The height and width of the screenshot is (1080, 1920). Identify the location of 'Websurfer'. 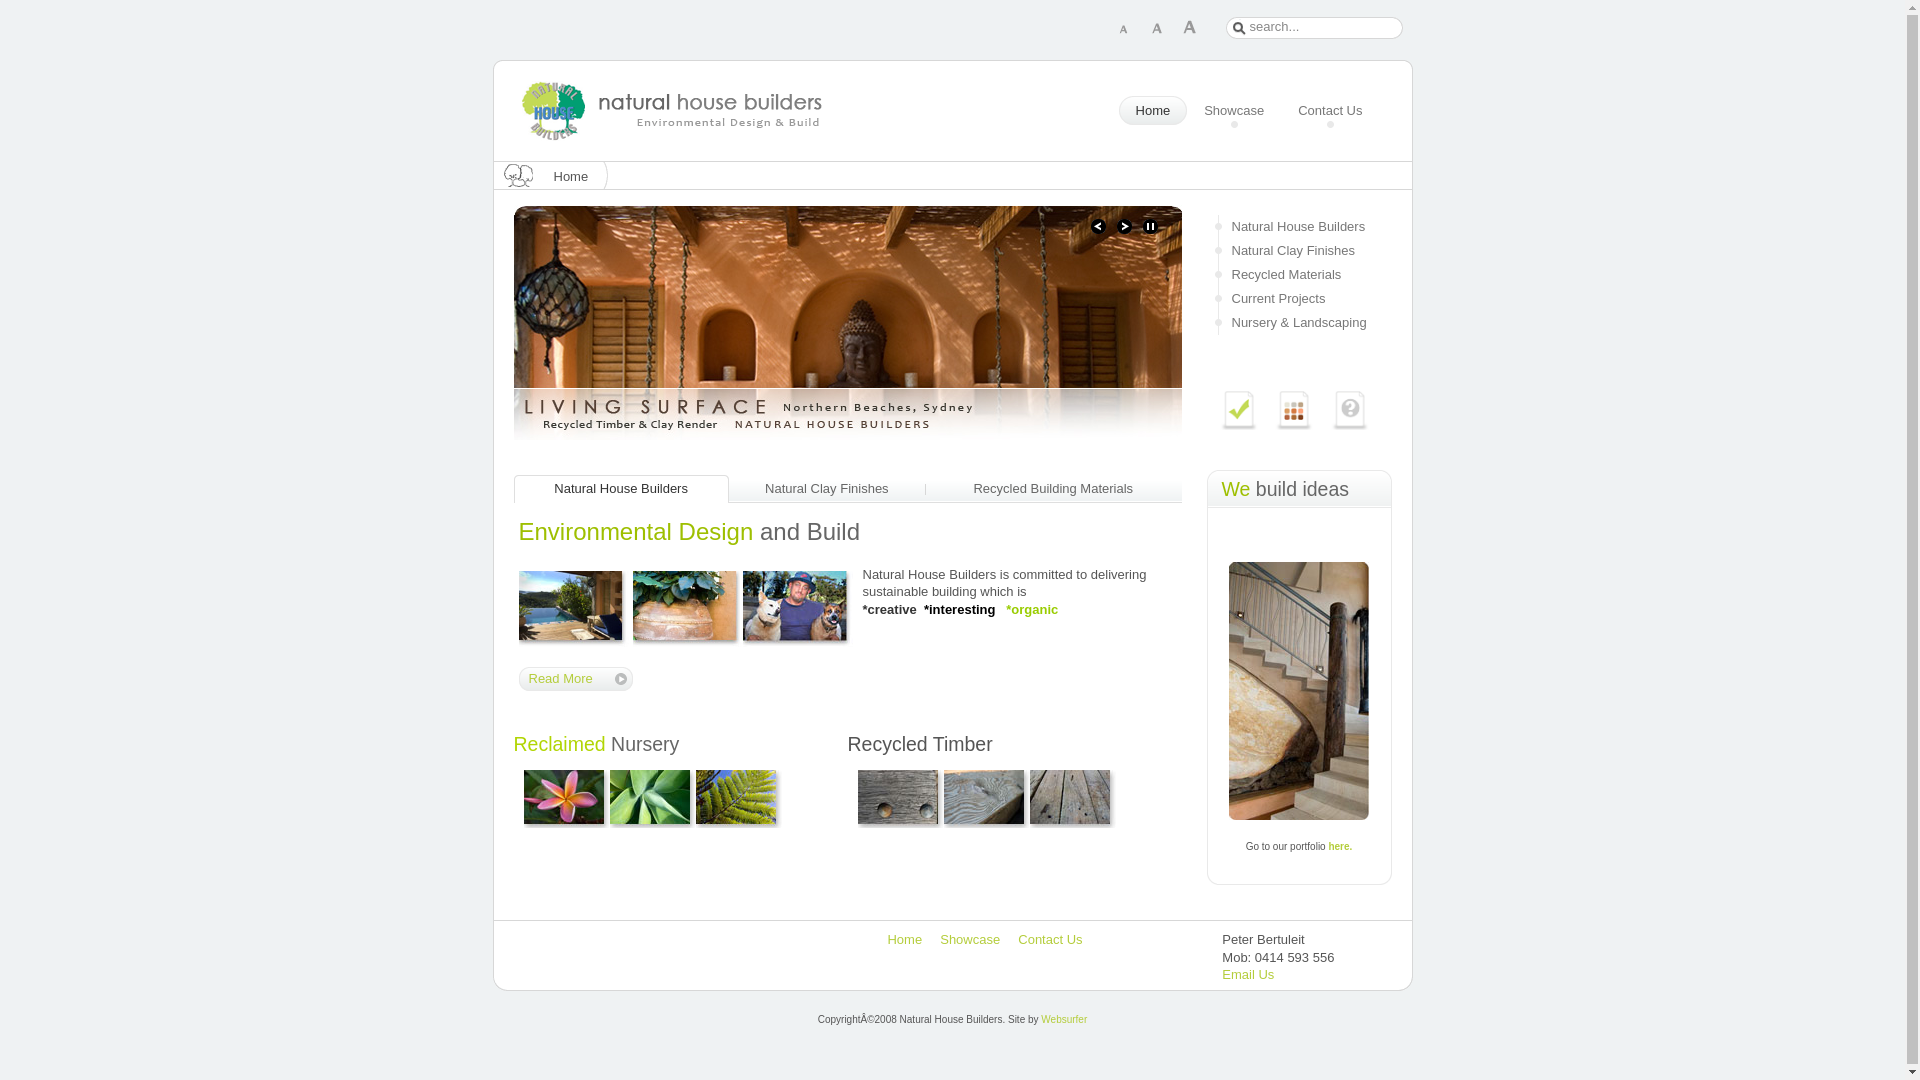
(1063, 1019).